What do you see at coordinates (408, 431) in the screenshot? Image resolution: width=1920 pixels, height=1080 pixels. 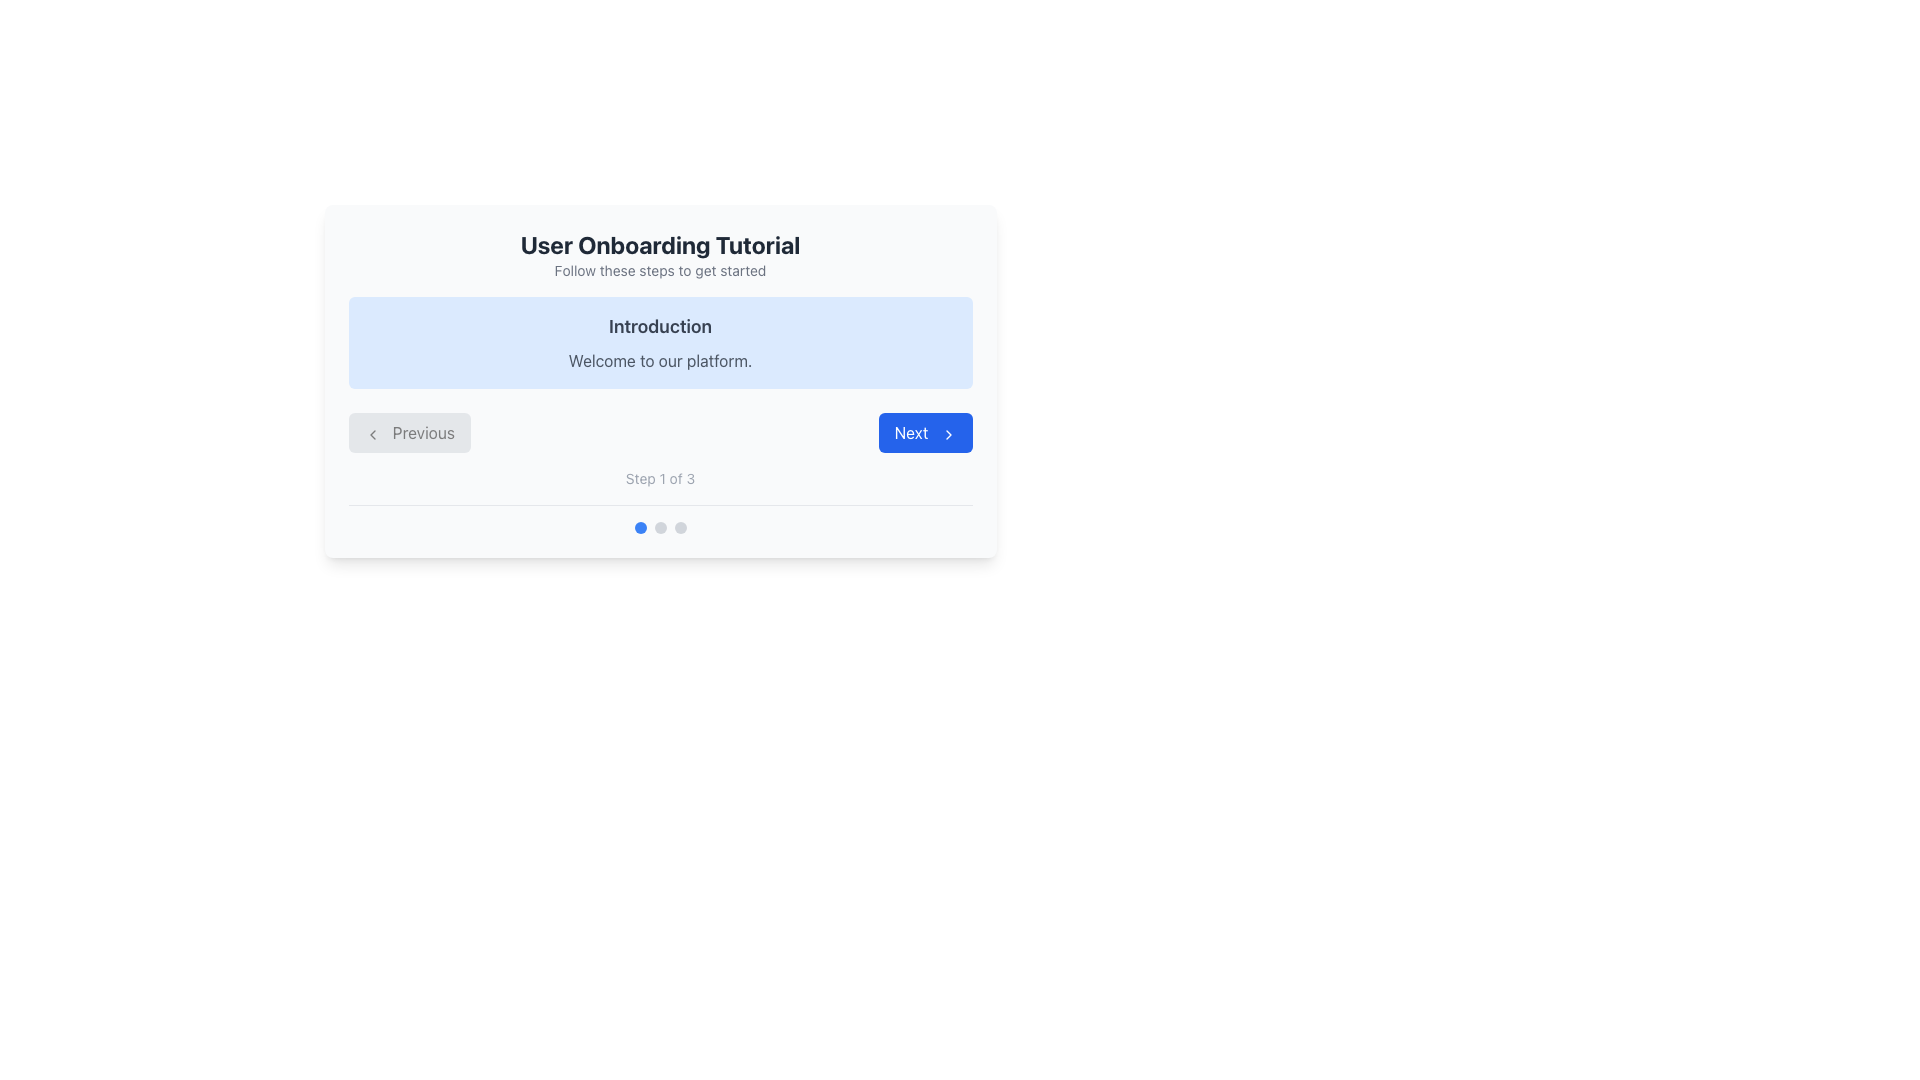 I see `the navigation button located in the bottom-left corner of the user interface, just below the 'Introduction' box` at bounding box center [408, 431].